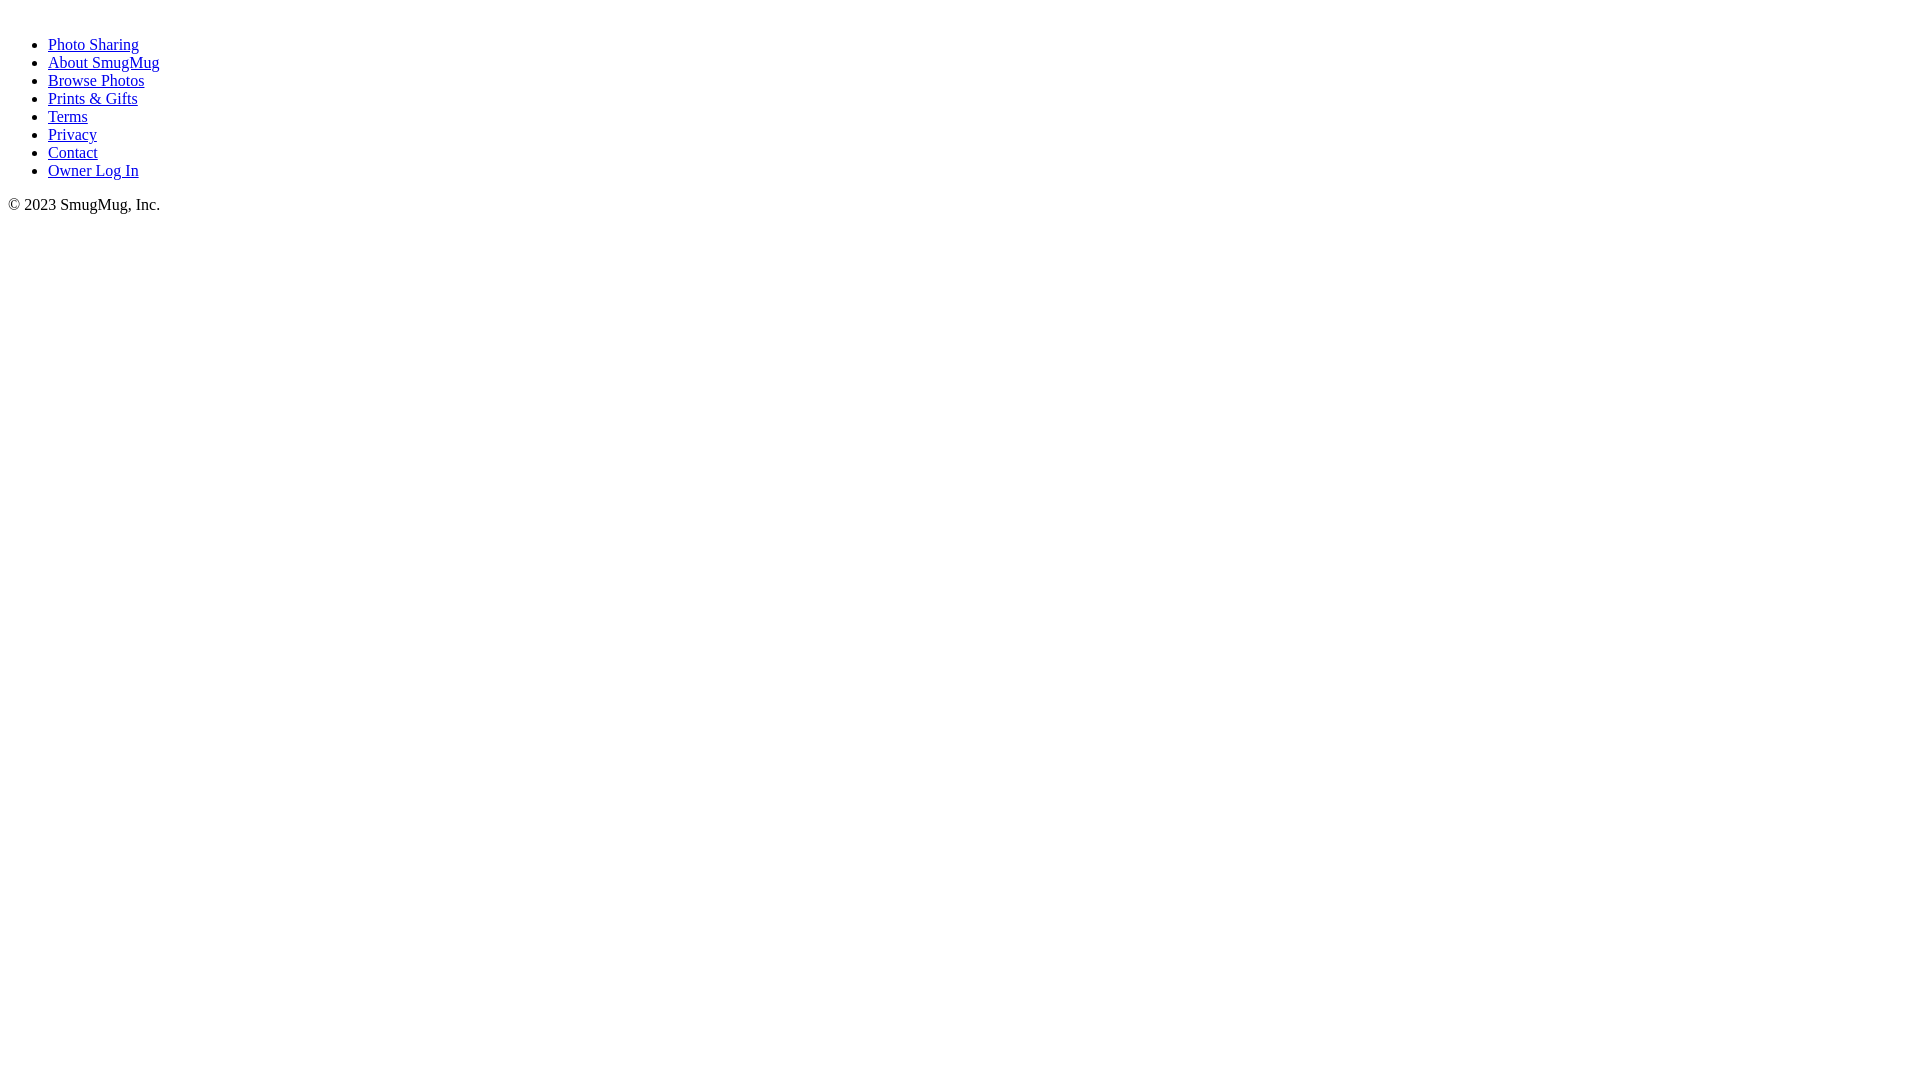 The width and height of the screenshot is (1920, 1080). I want to click on 'Owner Log In', so click(92, 169).